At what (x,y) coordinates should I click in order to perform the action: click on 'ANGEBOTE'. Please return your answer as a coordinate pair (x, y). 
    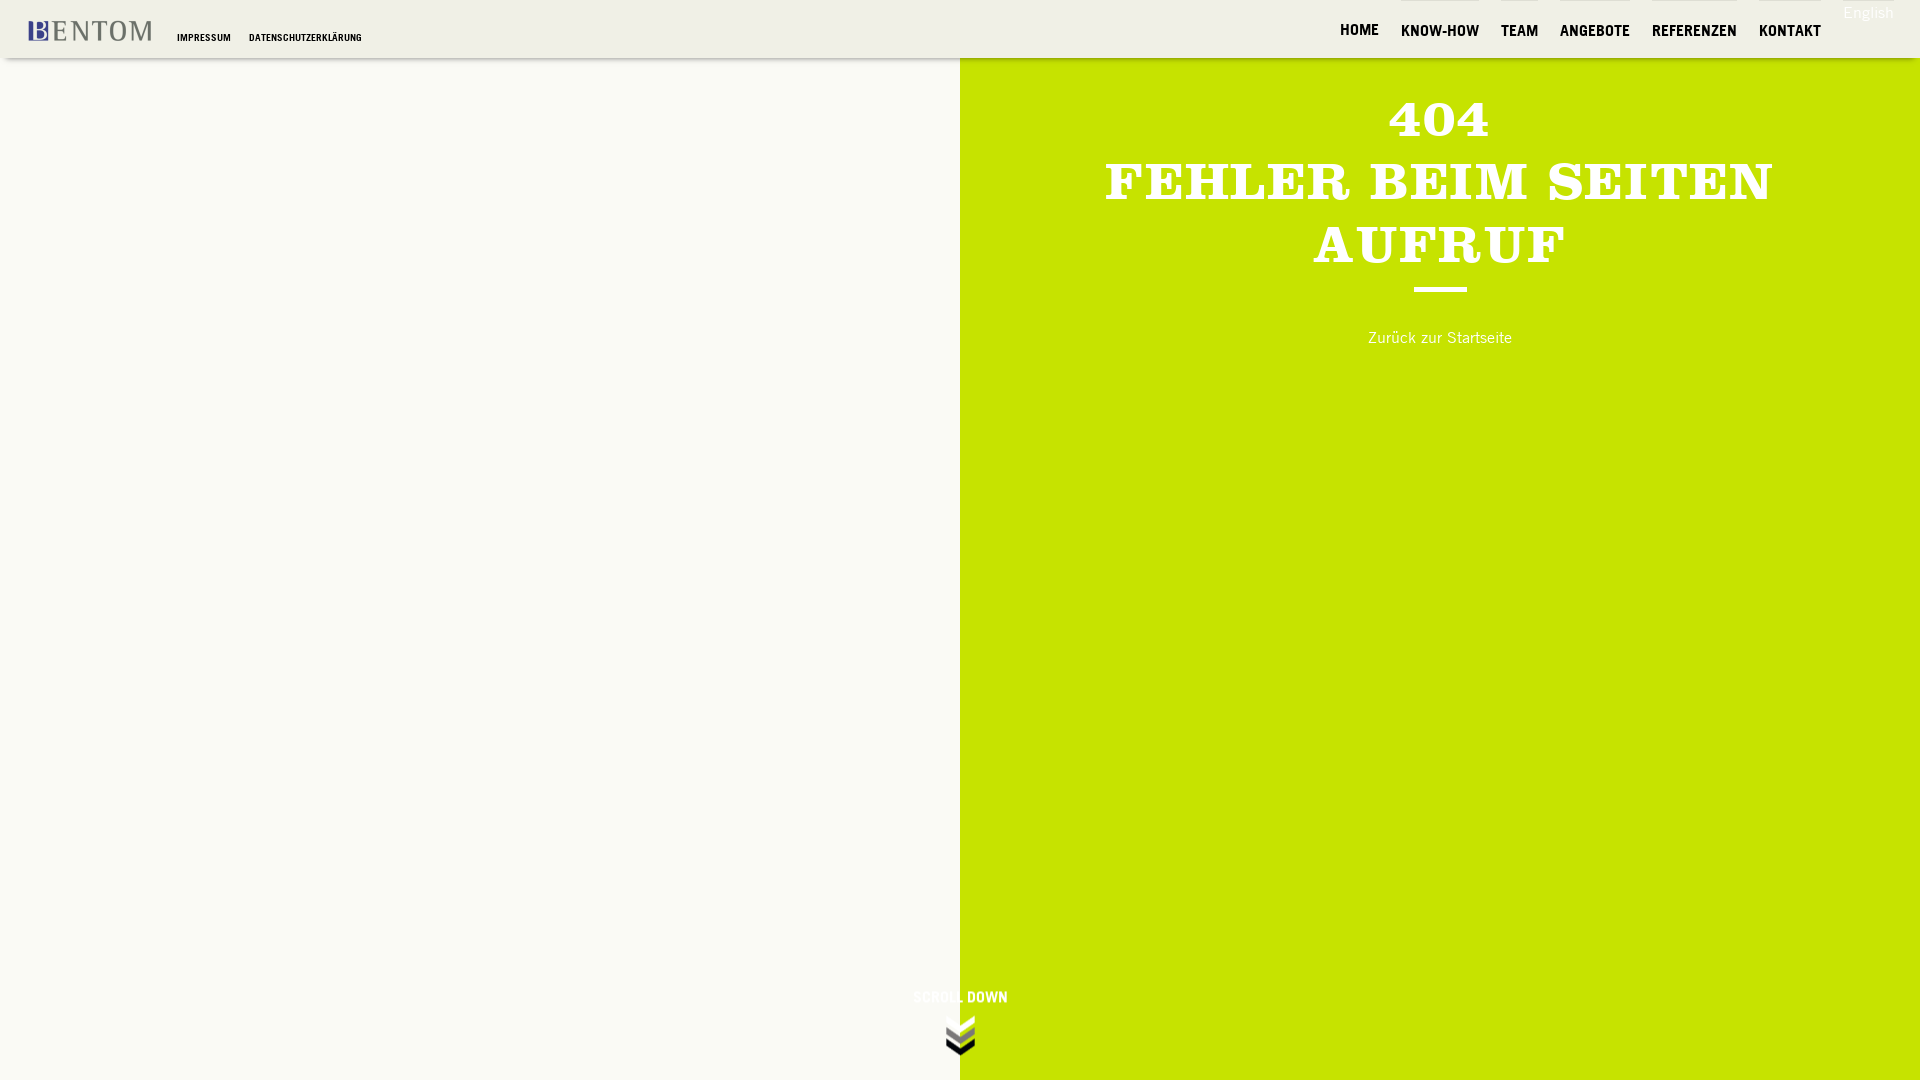
    Looking at the image, I should click on (1593, 30).